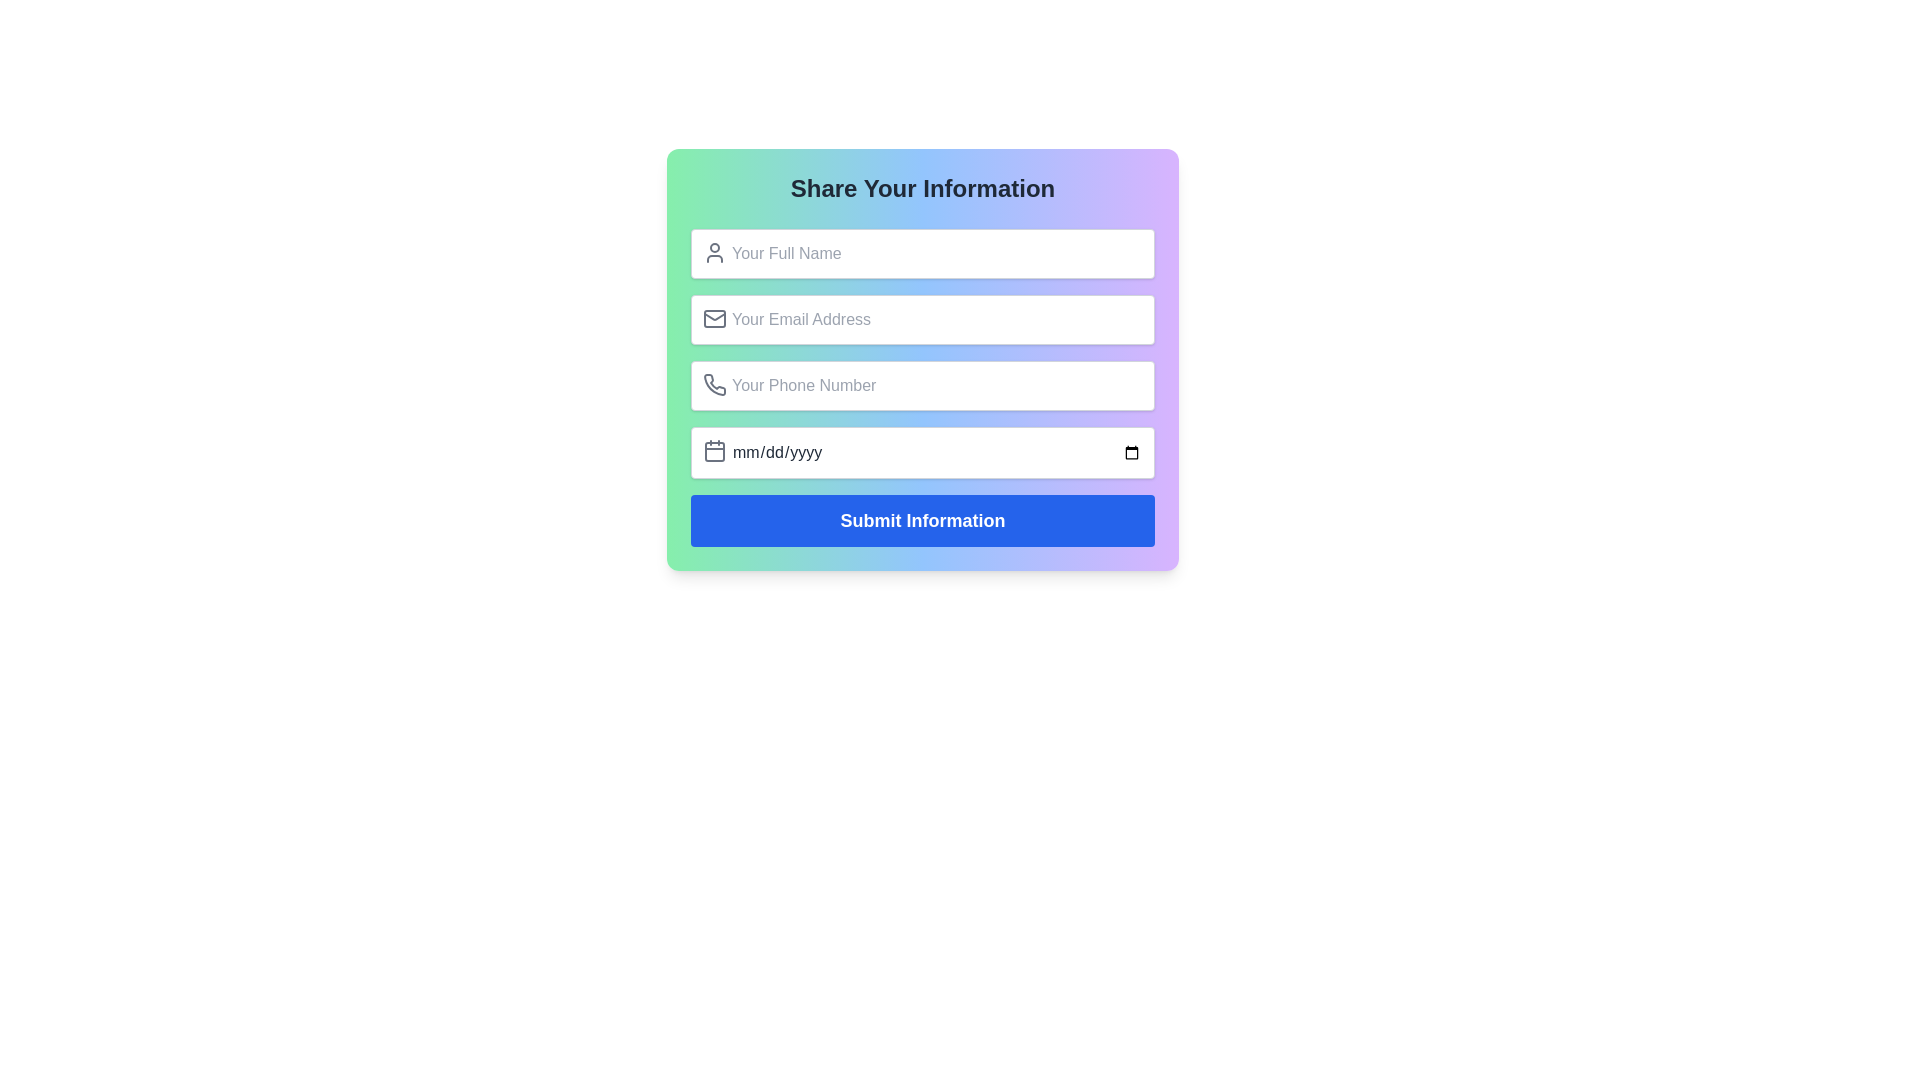 The width and height of the screenshot is (1920, 1080). What do you see at coordinates (715, 385) in the screenshot?
I see `the phone number input field icon located to the left of the 'Your Phone Number' text input field` at bounding box center [715, 385].